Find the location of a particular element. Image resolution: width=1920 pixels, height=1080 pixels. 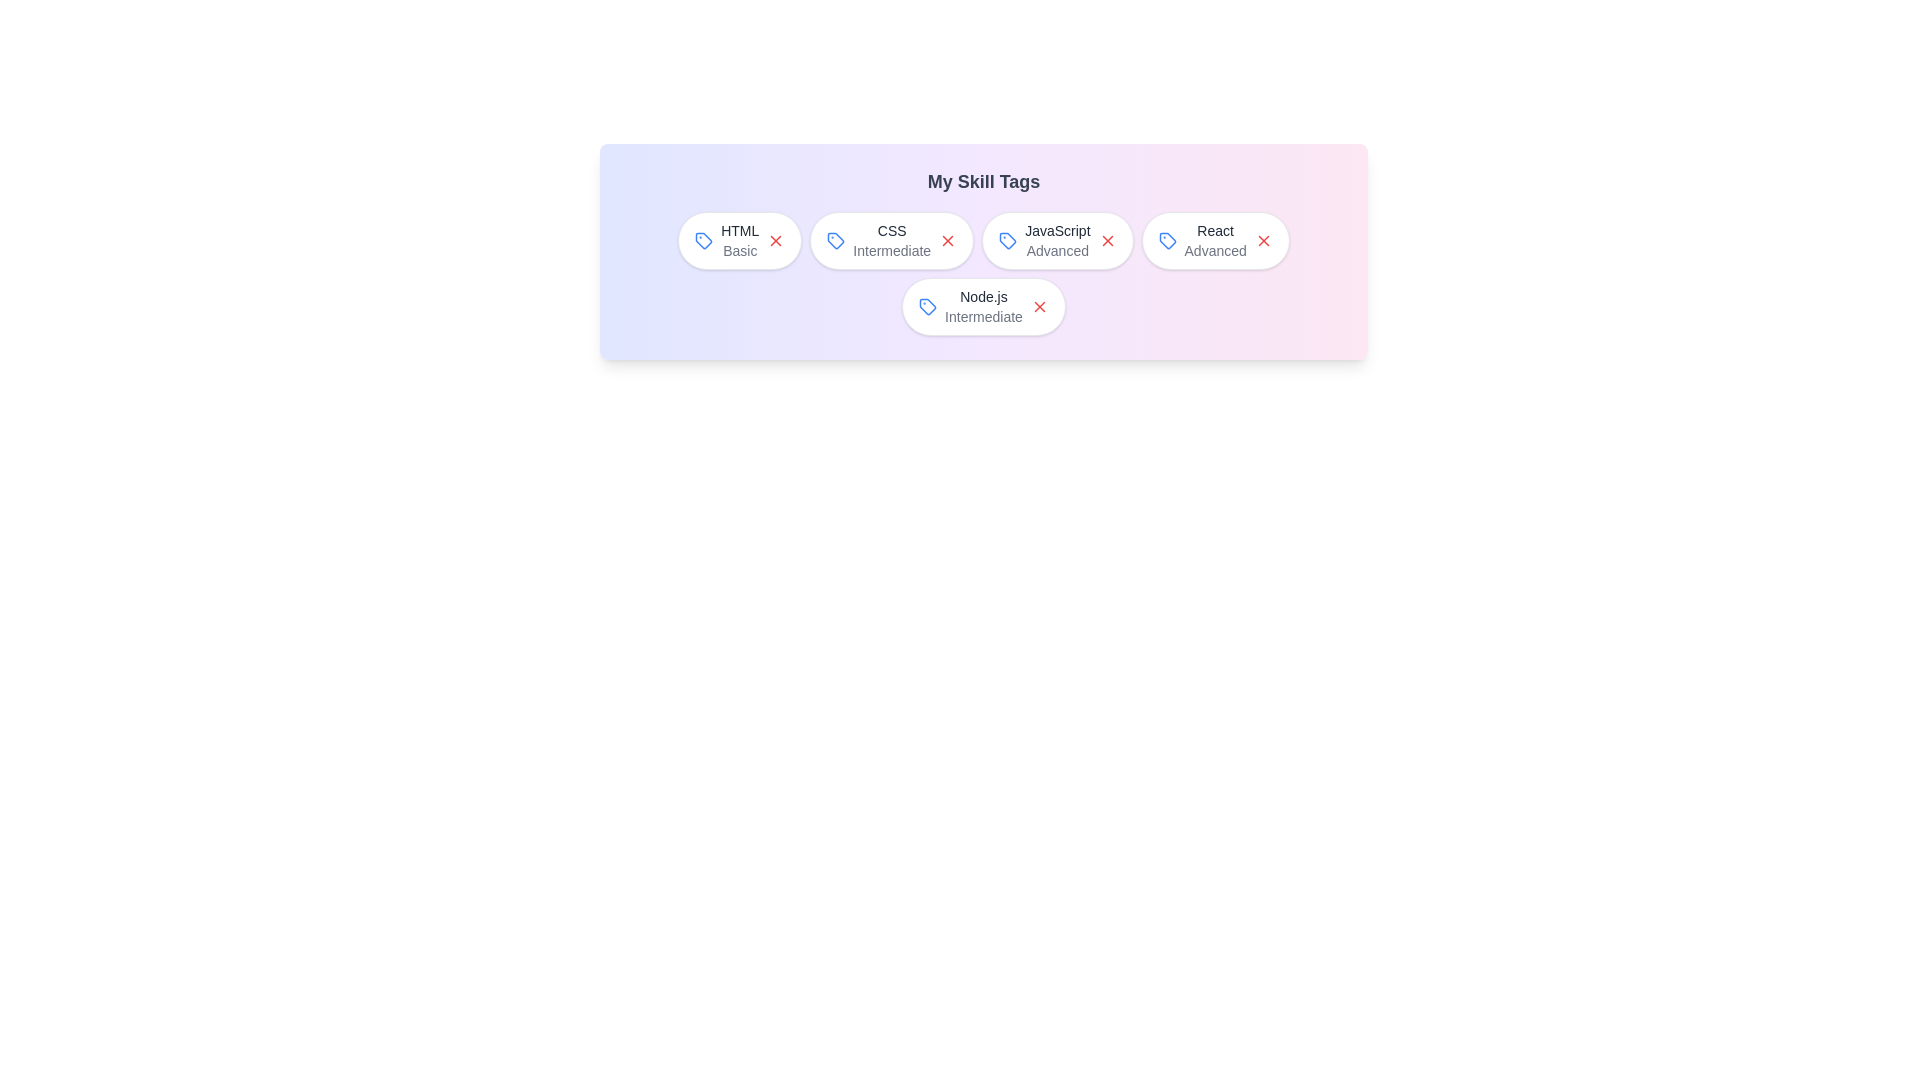

close button of the skill tag with label JavaScript is located at coordinates (1106, 239).